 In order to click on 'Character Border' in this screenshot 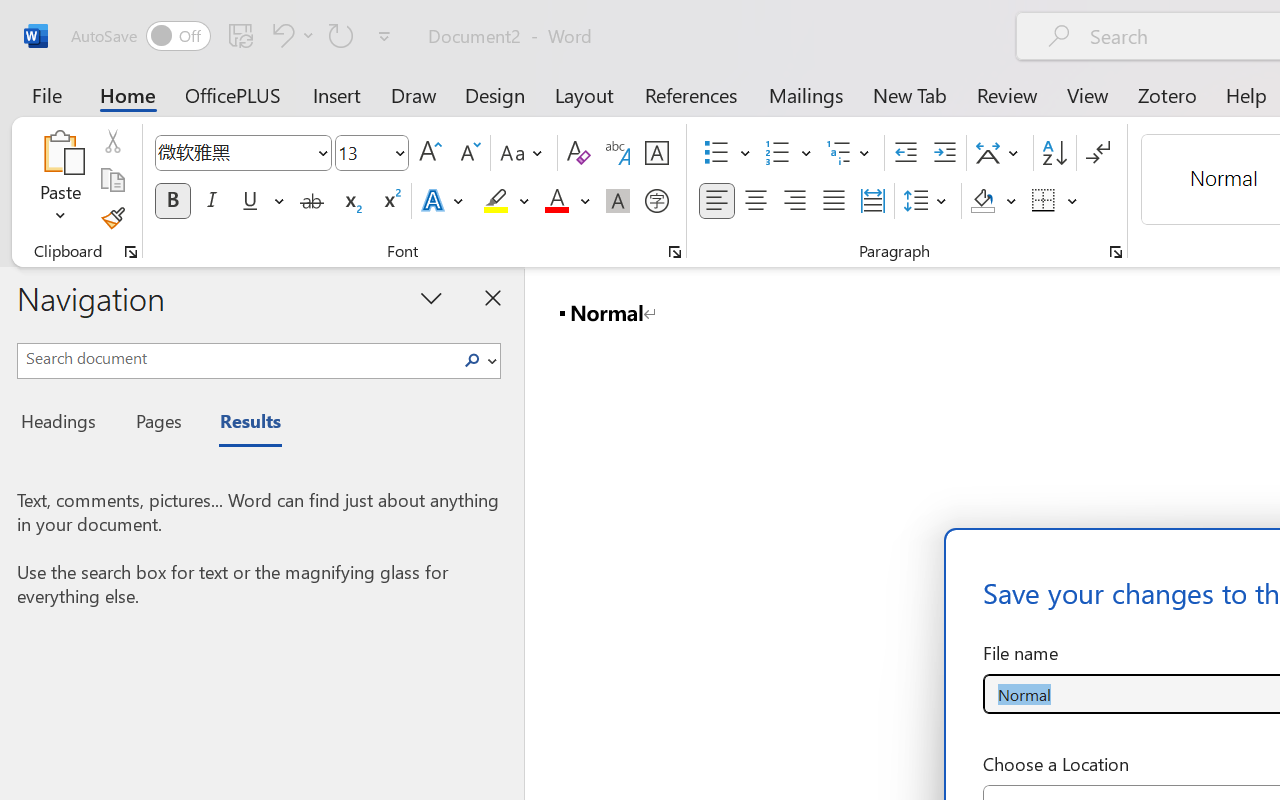, I will do `click(656, 153)`.